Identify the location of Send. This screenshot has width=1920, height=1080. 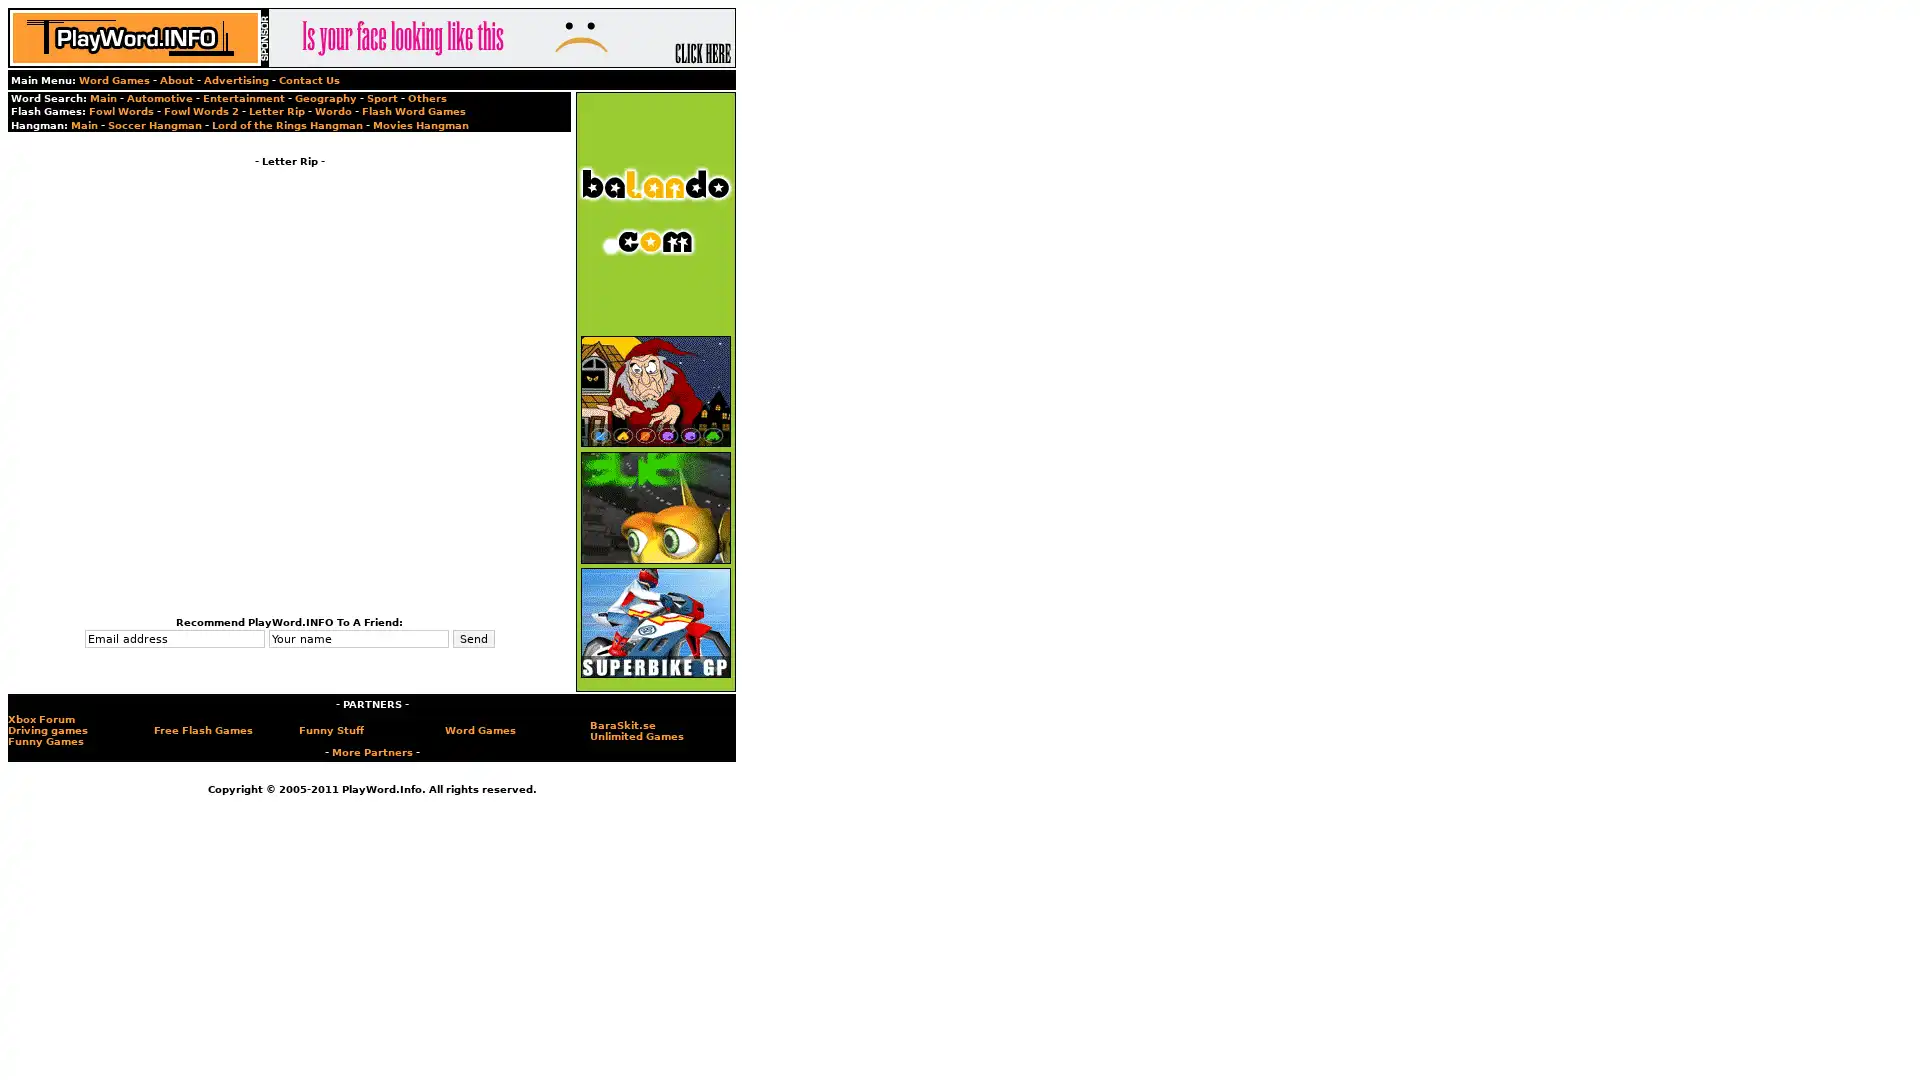
(472, 639).